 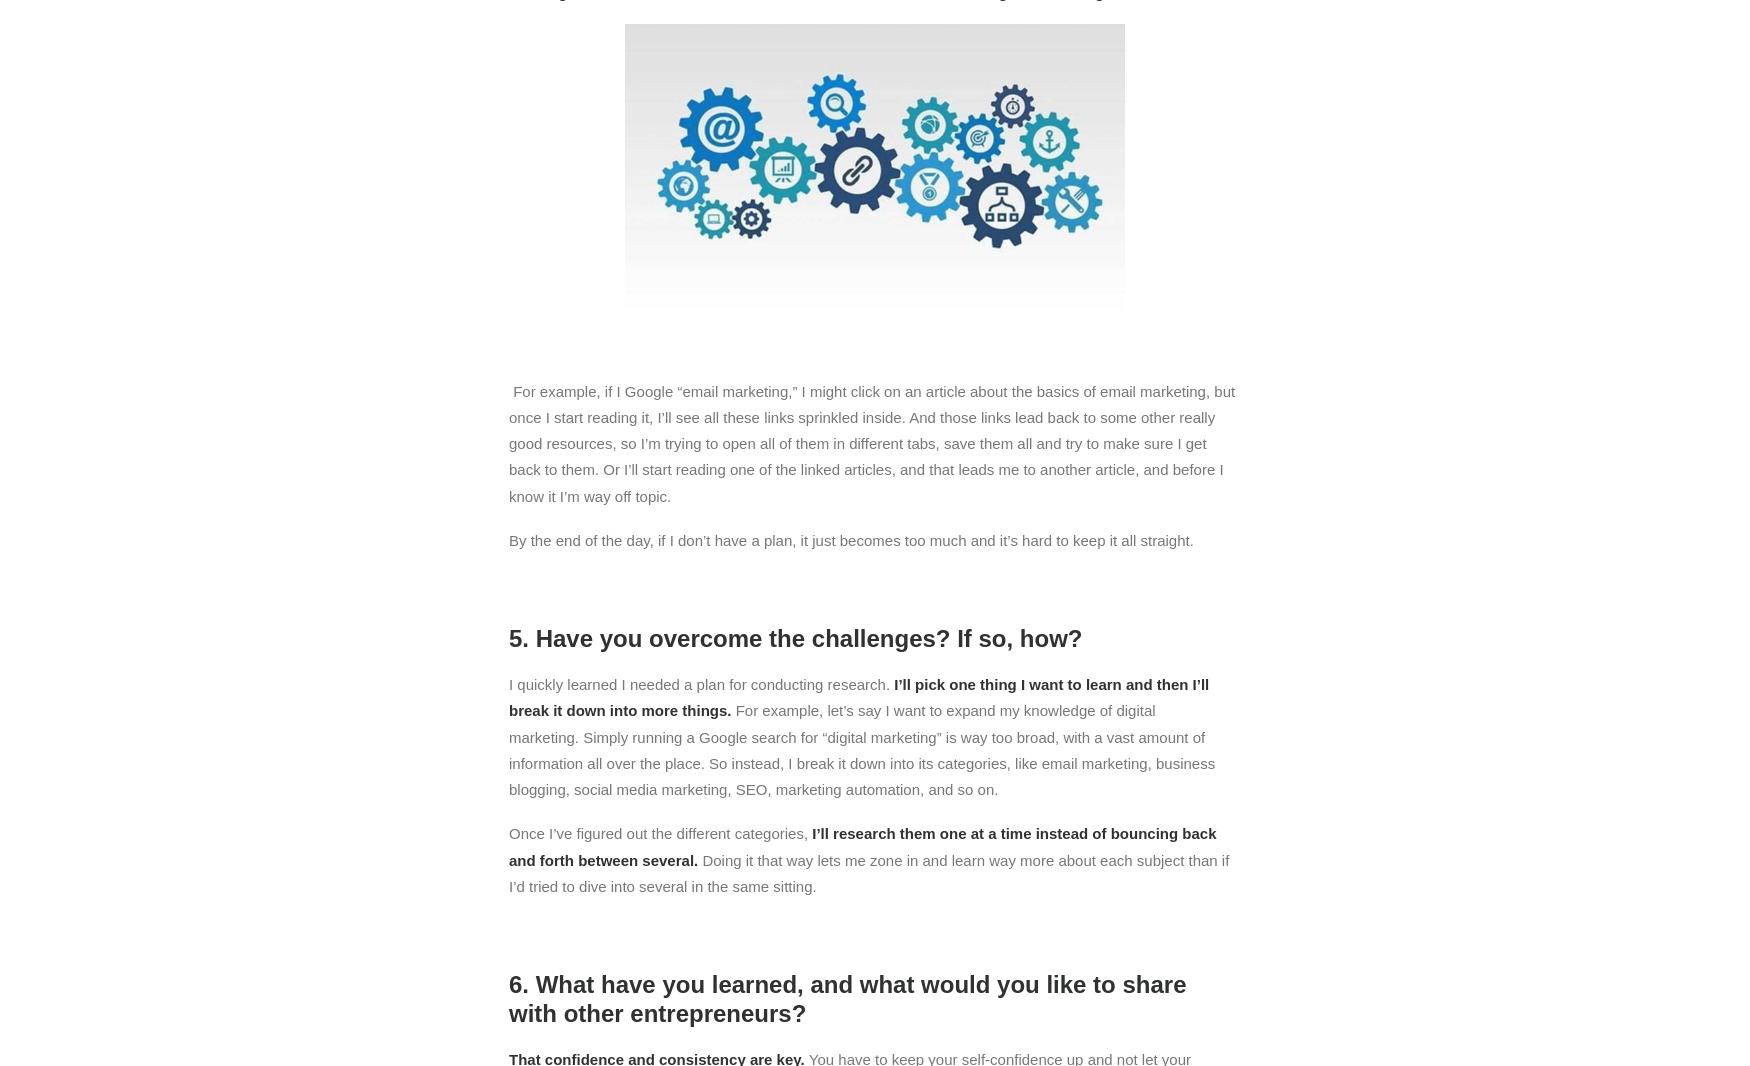 I want to click on 'I quickly learned I needed a plan for conducting research.', so click(x=701, y=683).